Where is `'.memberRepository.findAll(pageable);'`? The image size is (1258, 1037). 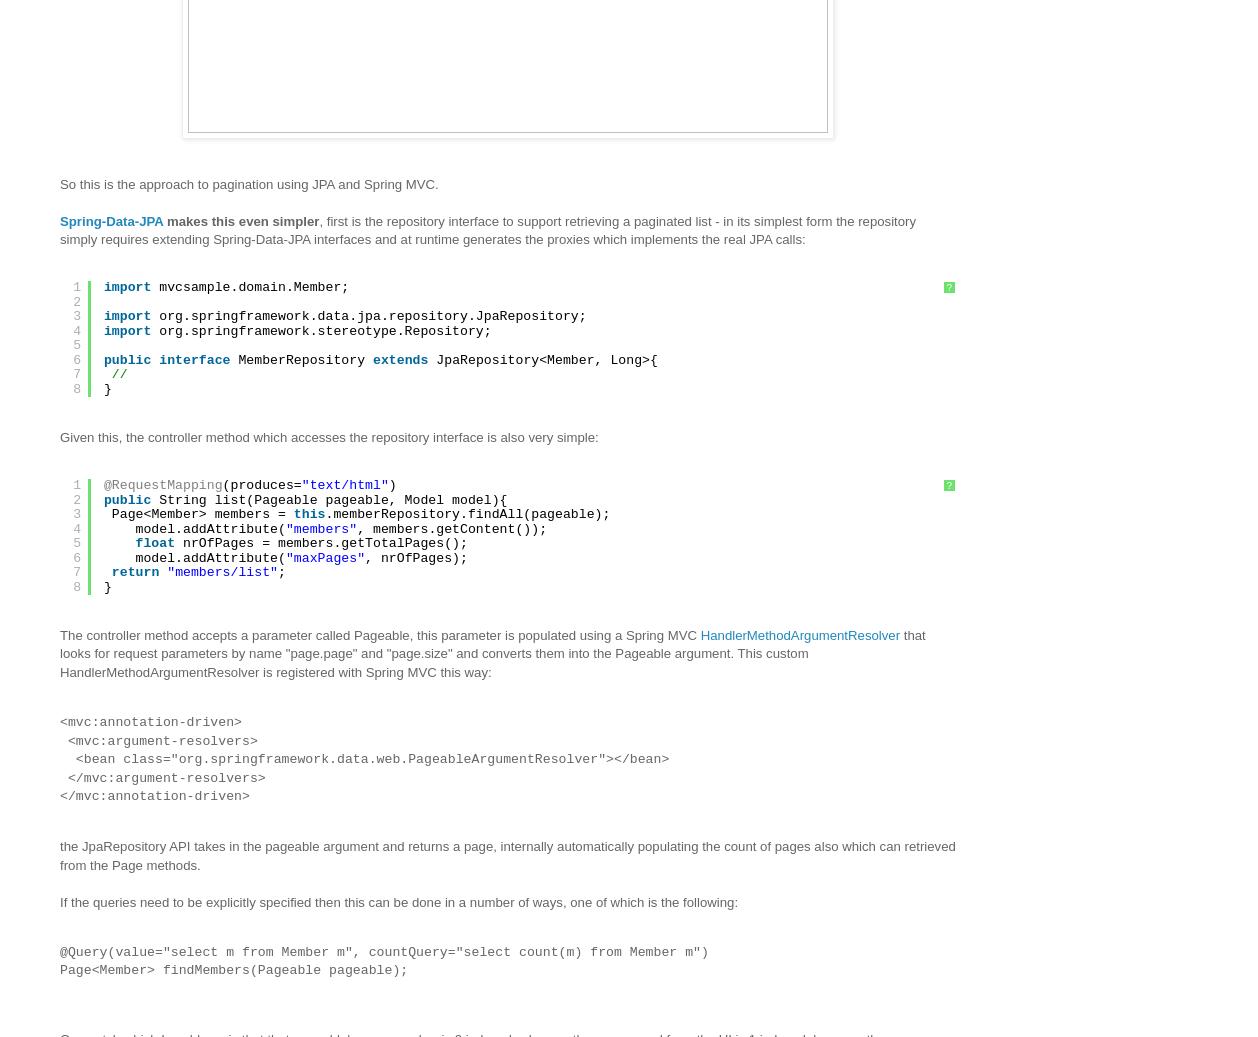
'.memberRepository.findAll(pageable);' is located at coordinates (466, 513).